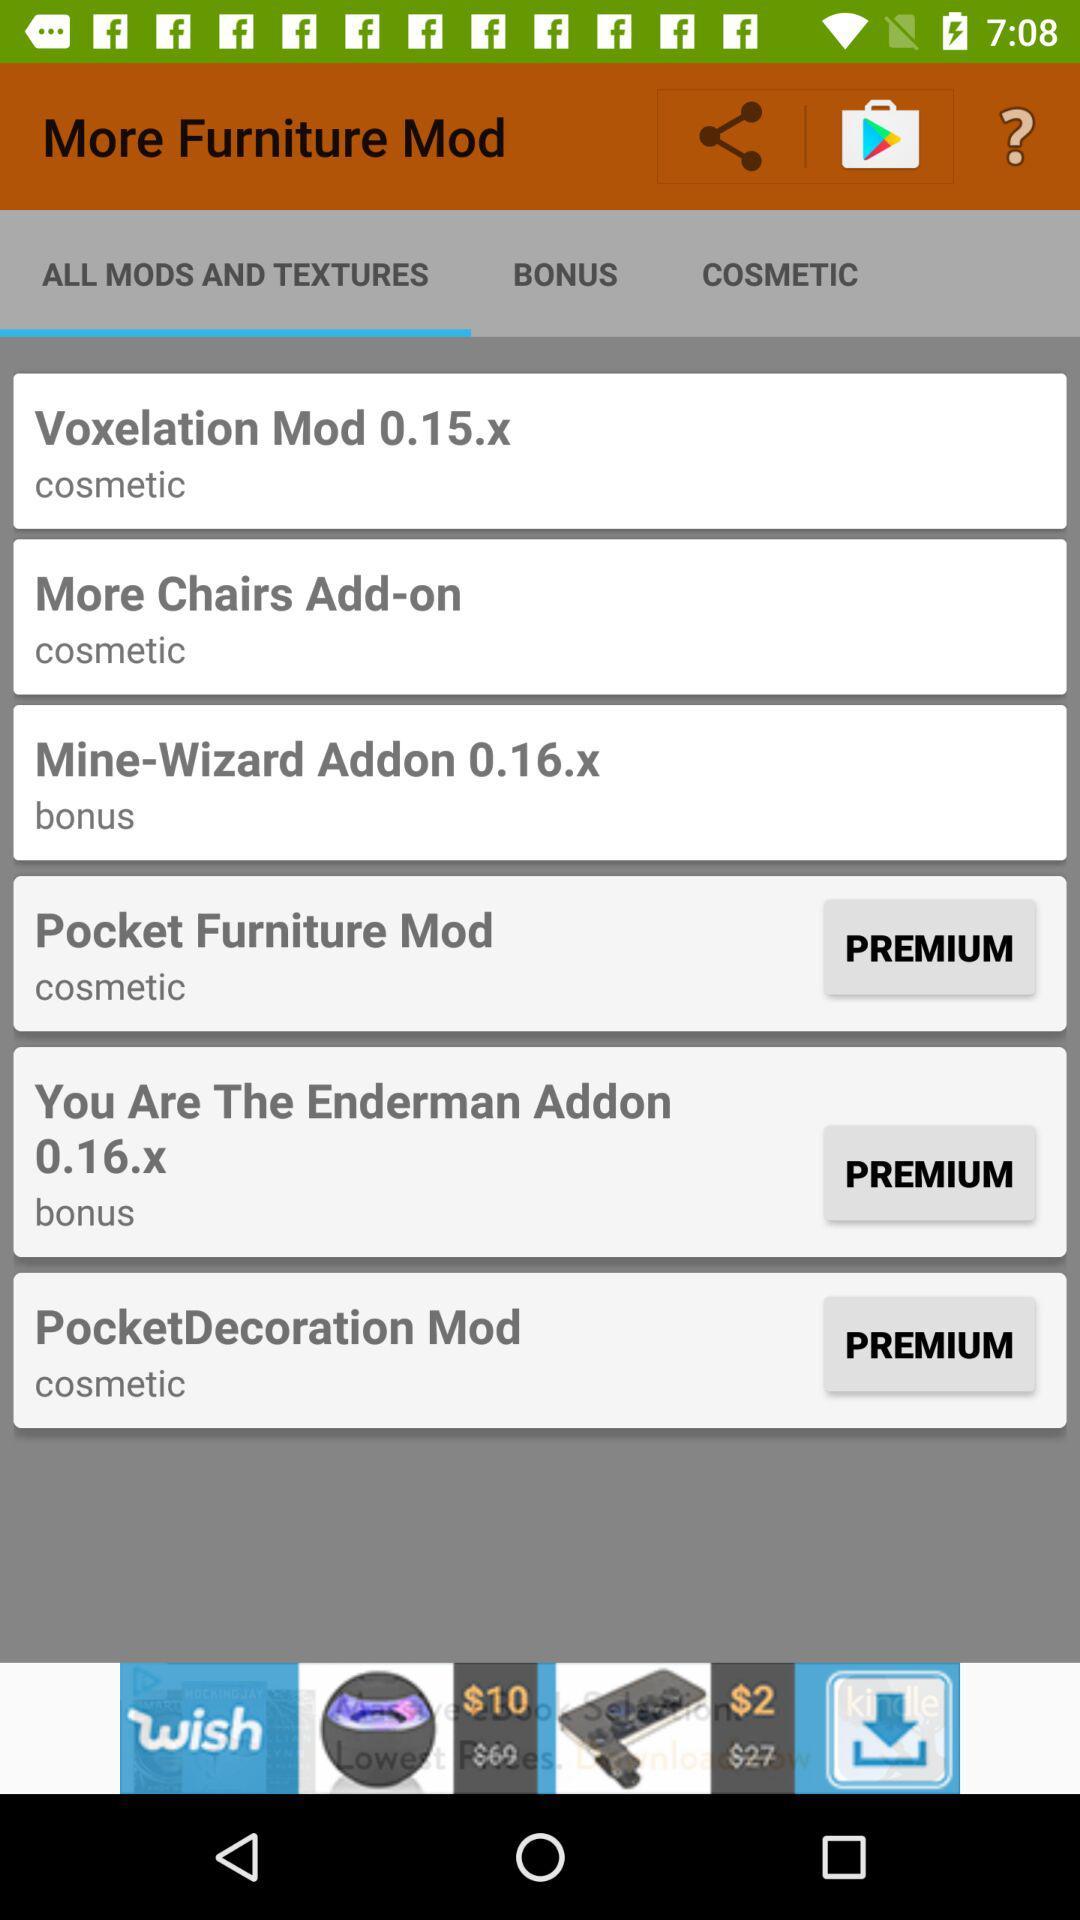 The image size is (1080, 1920). Describe the element at coordinates (1017, 136) in the screenshot. I see `or help  button which is after play store icon on a page` at that location.